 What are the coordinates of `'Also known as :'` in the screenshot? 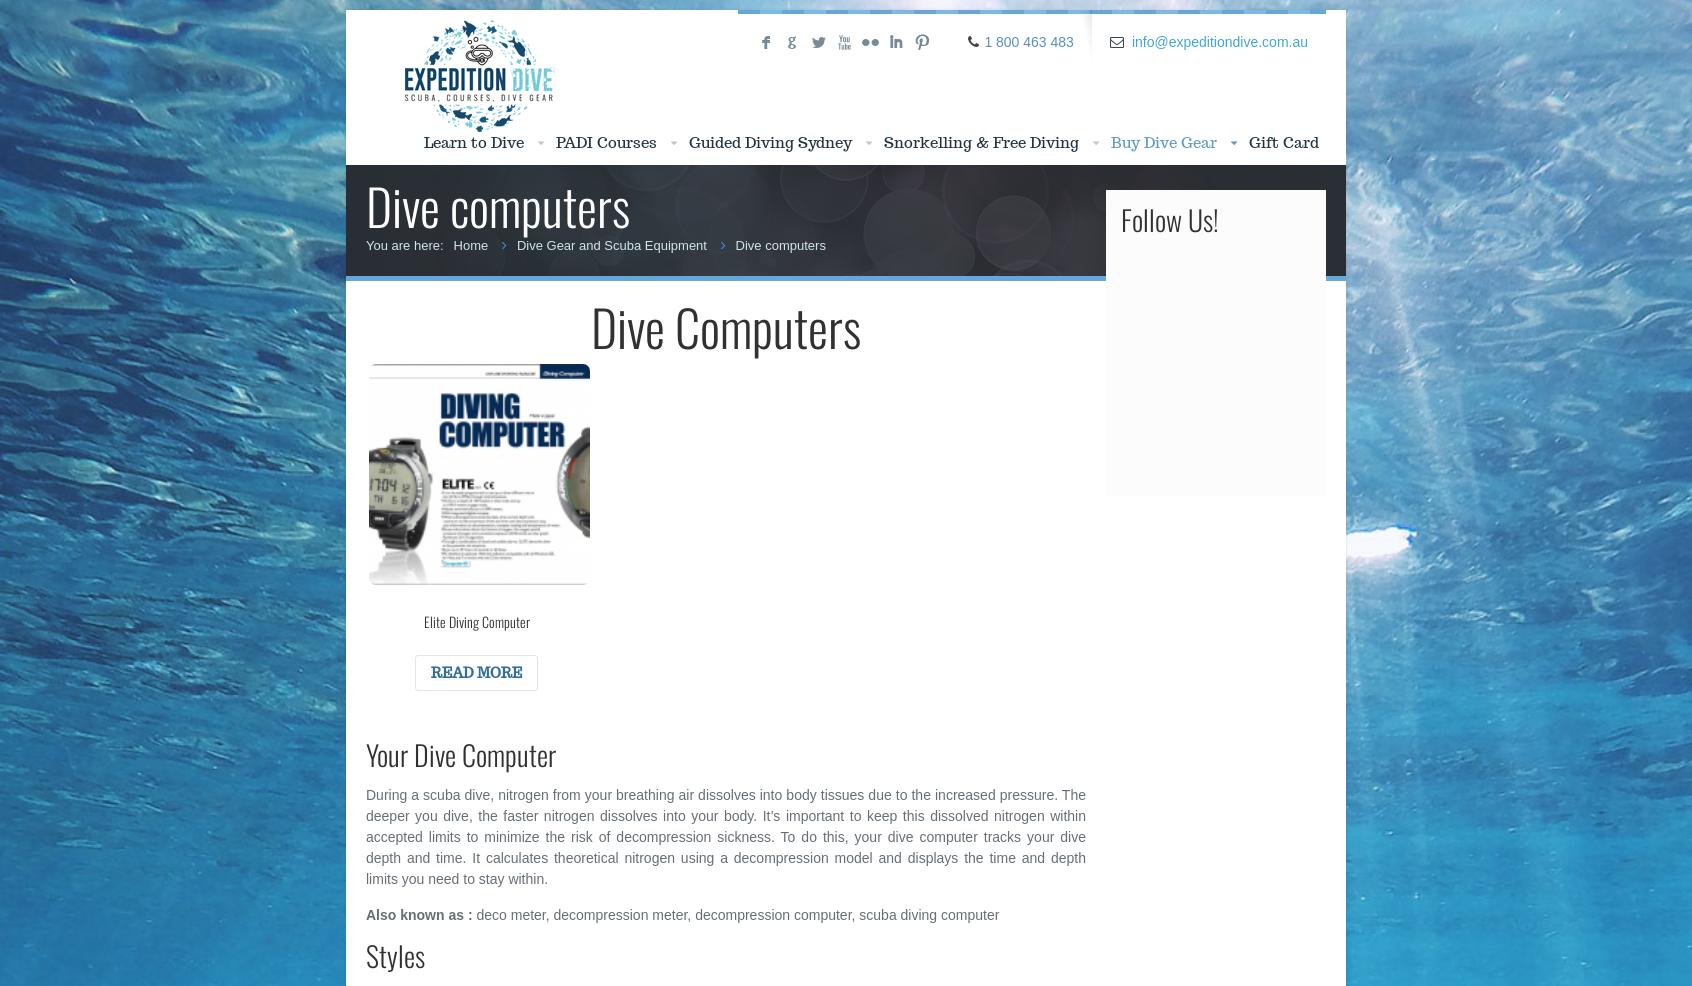 It's located at (418, 915).